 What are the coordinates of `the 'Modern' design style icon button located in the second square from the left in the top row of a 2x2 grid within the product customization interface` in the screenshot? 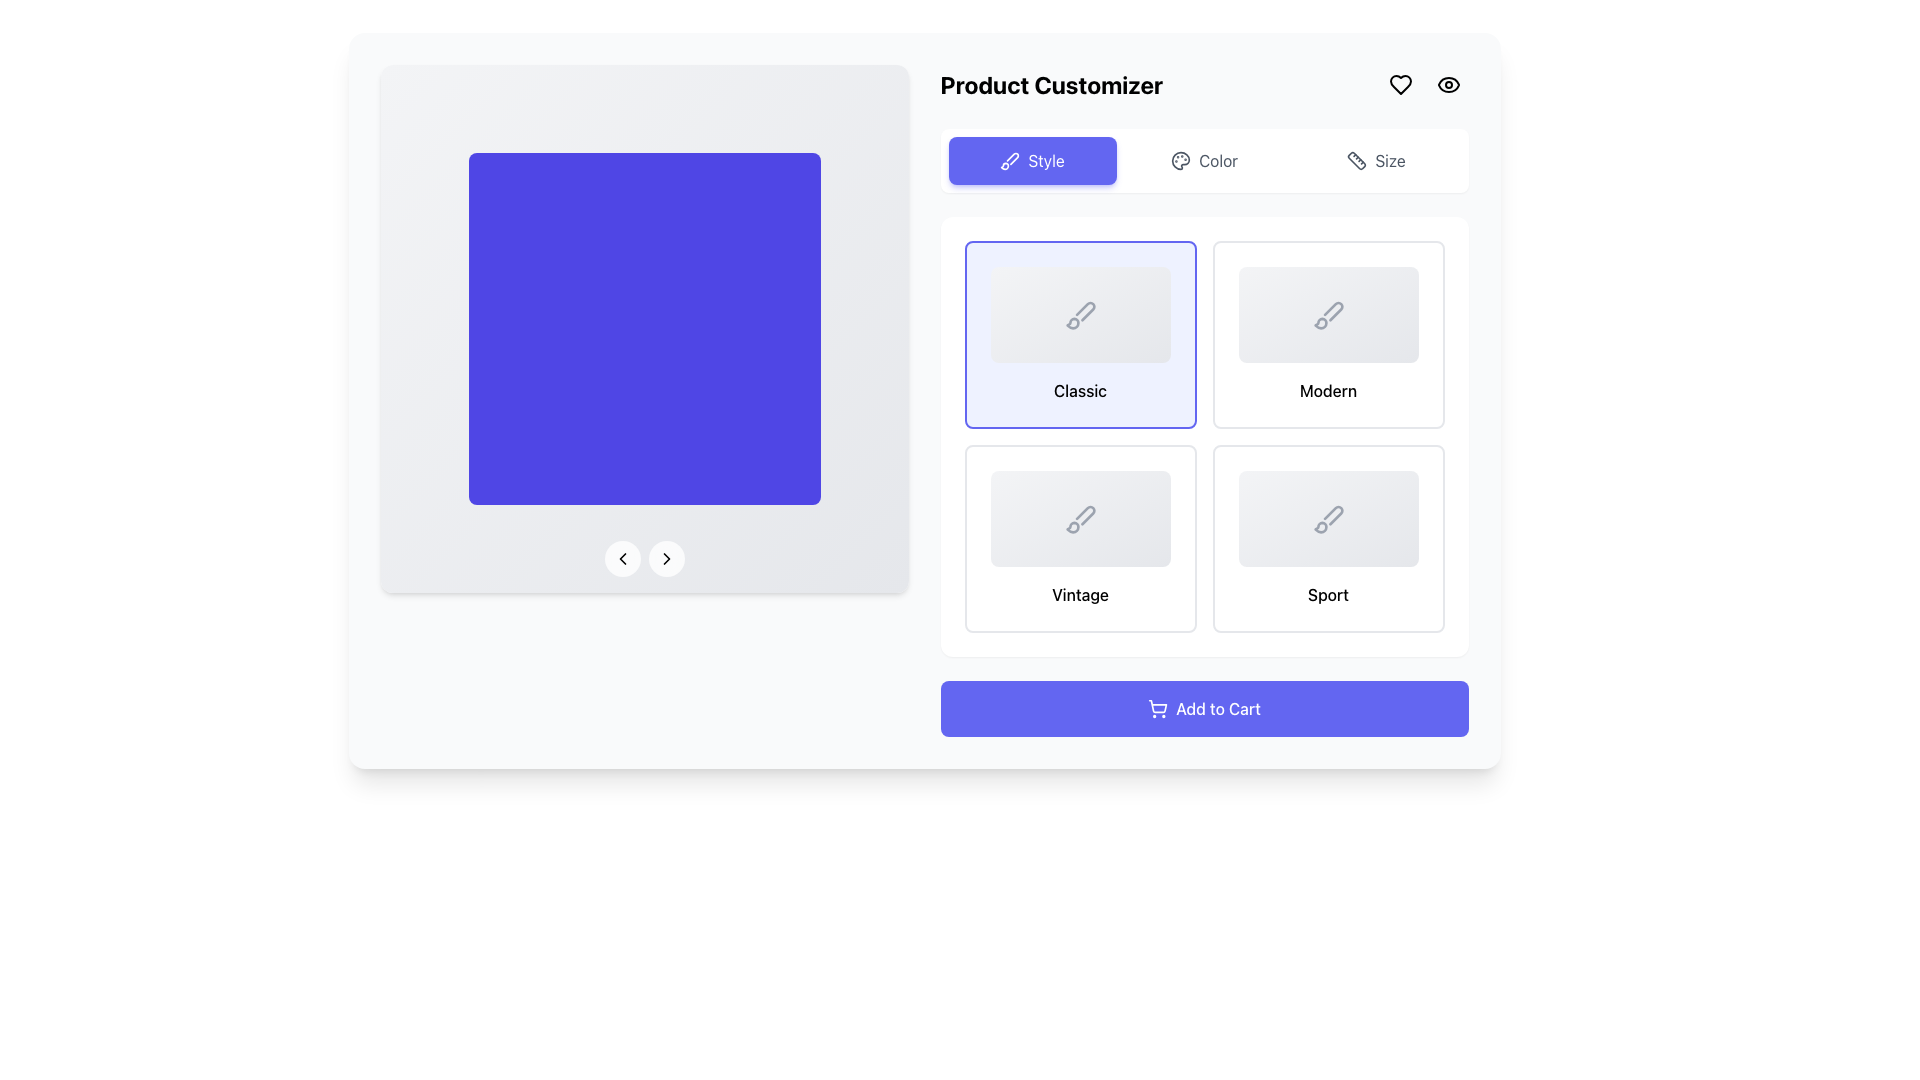 It's located at (1328, 315).